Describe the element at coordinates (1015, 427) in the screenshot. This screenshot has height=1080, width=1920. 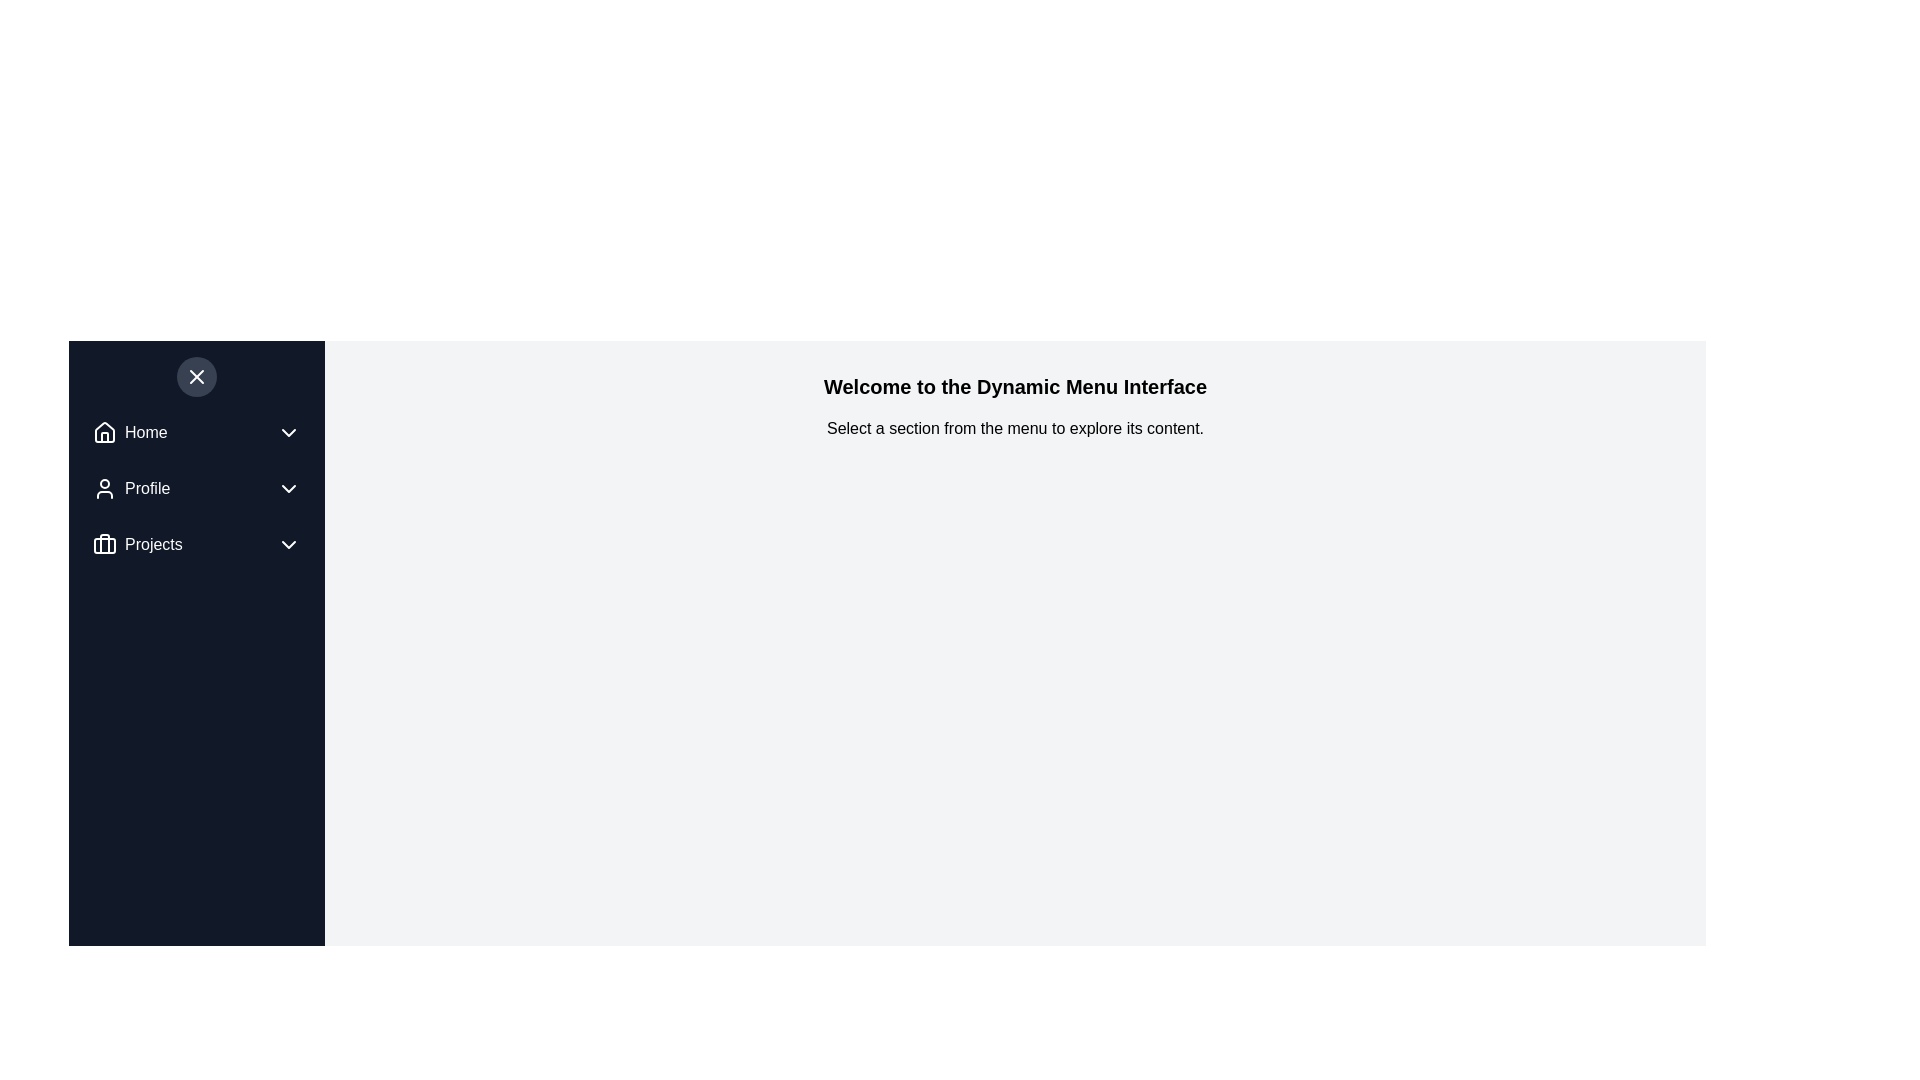
I see `the static text element displaying the message 'Select a section from the menu` at that location.